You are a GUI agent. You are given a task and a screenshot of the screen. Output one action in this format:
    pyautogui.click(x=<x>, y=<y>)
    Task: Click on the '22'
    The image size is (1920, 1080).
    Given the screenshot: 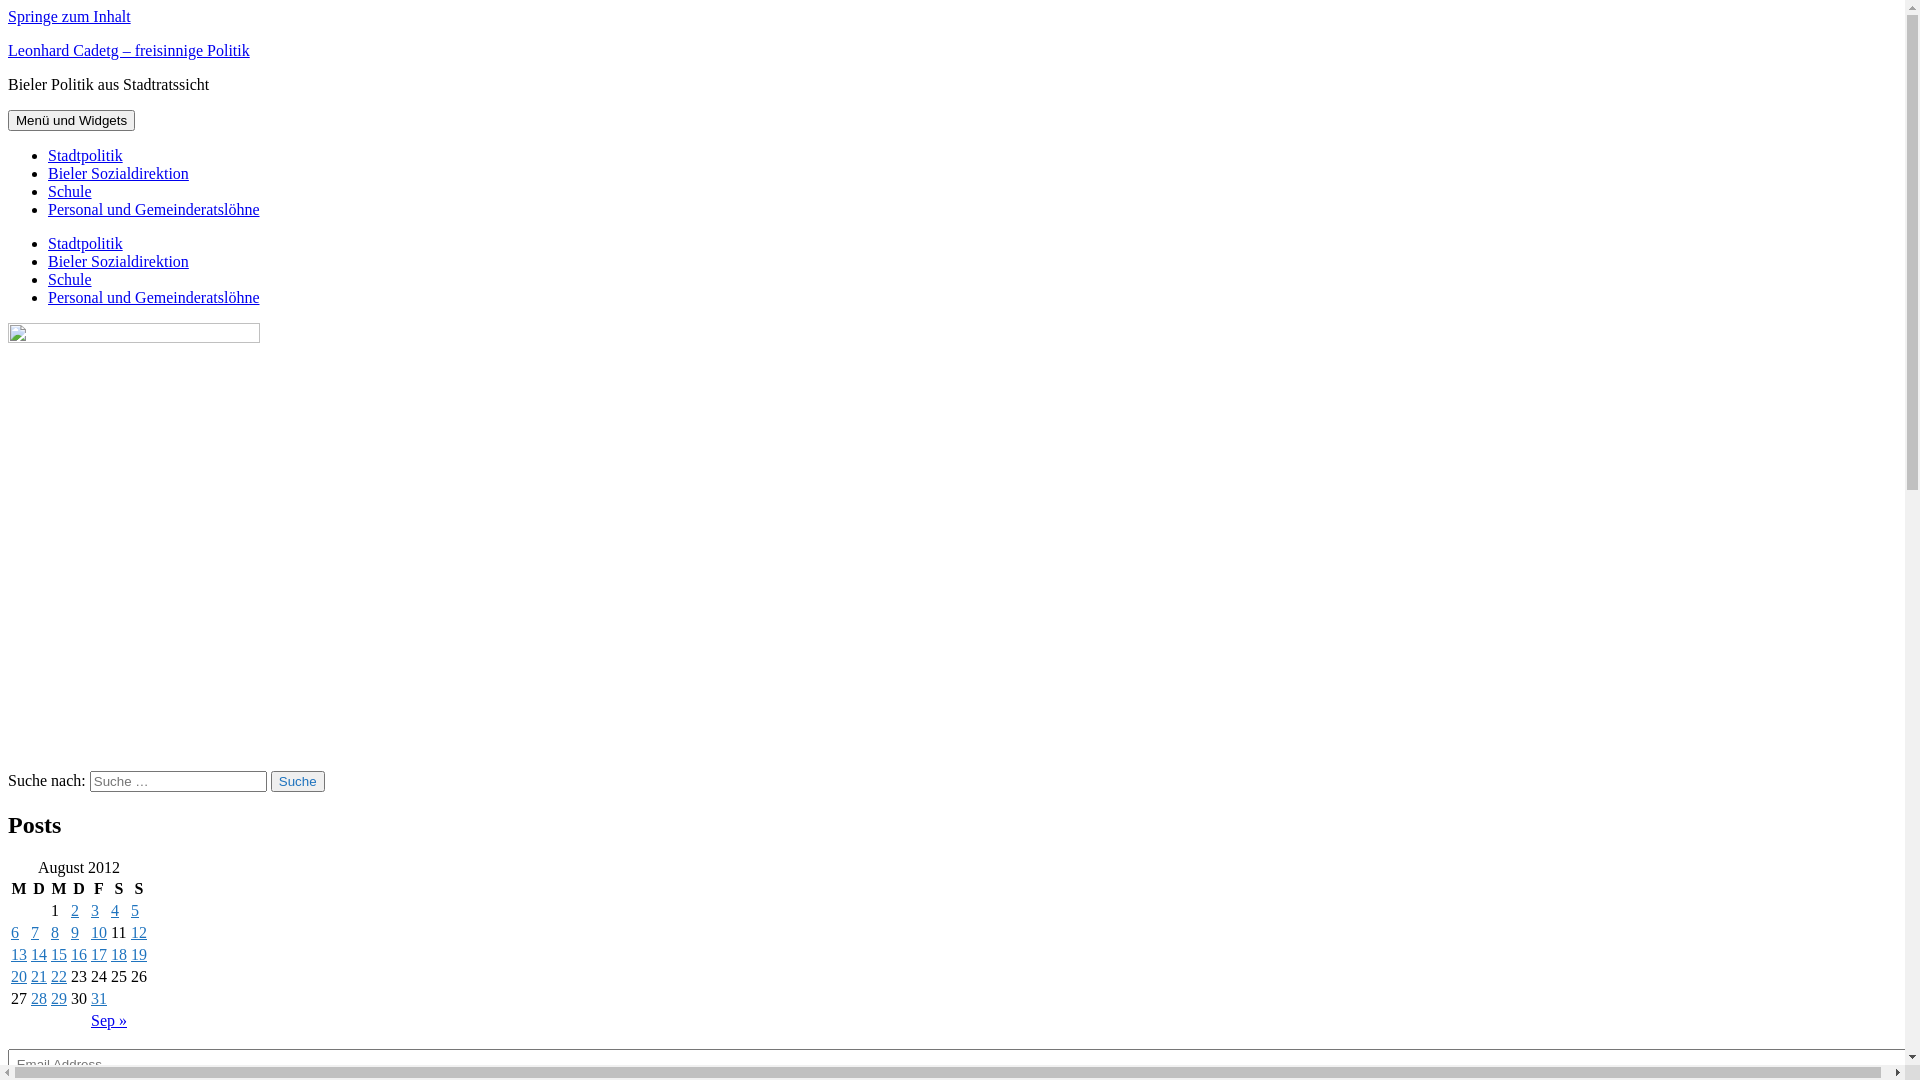 What is the action you would take?
    pyautogui.click(x=58, y=975)
    